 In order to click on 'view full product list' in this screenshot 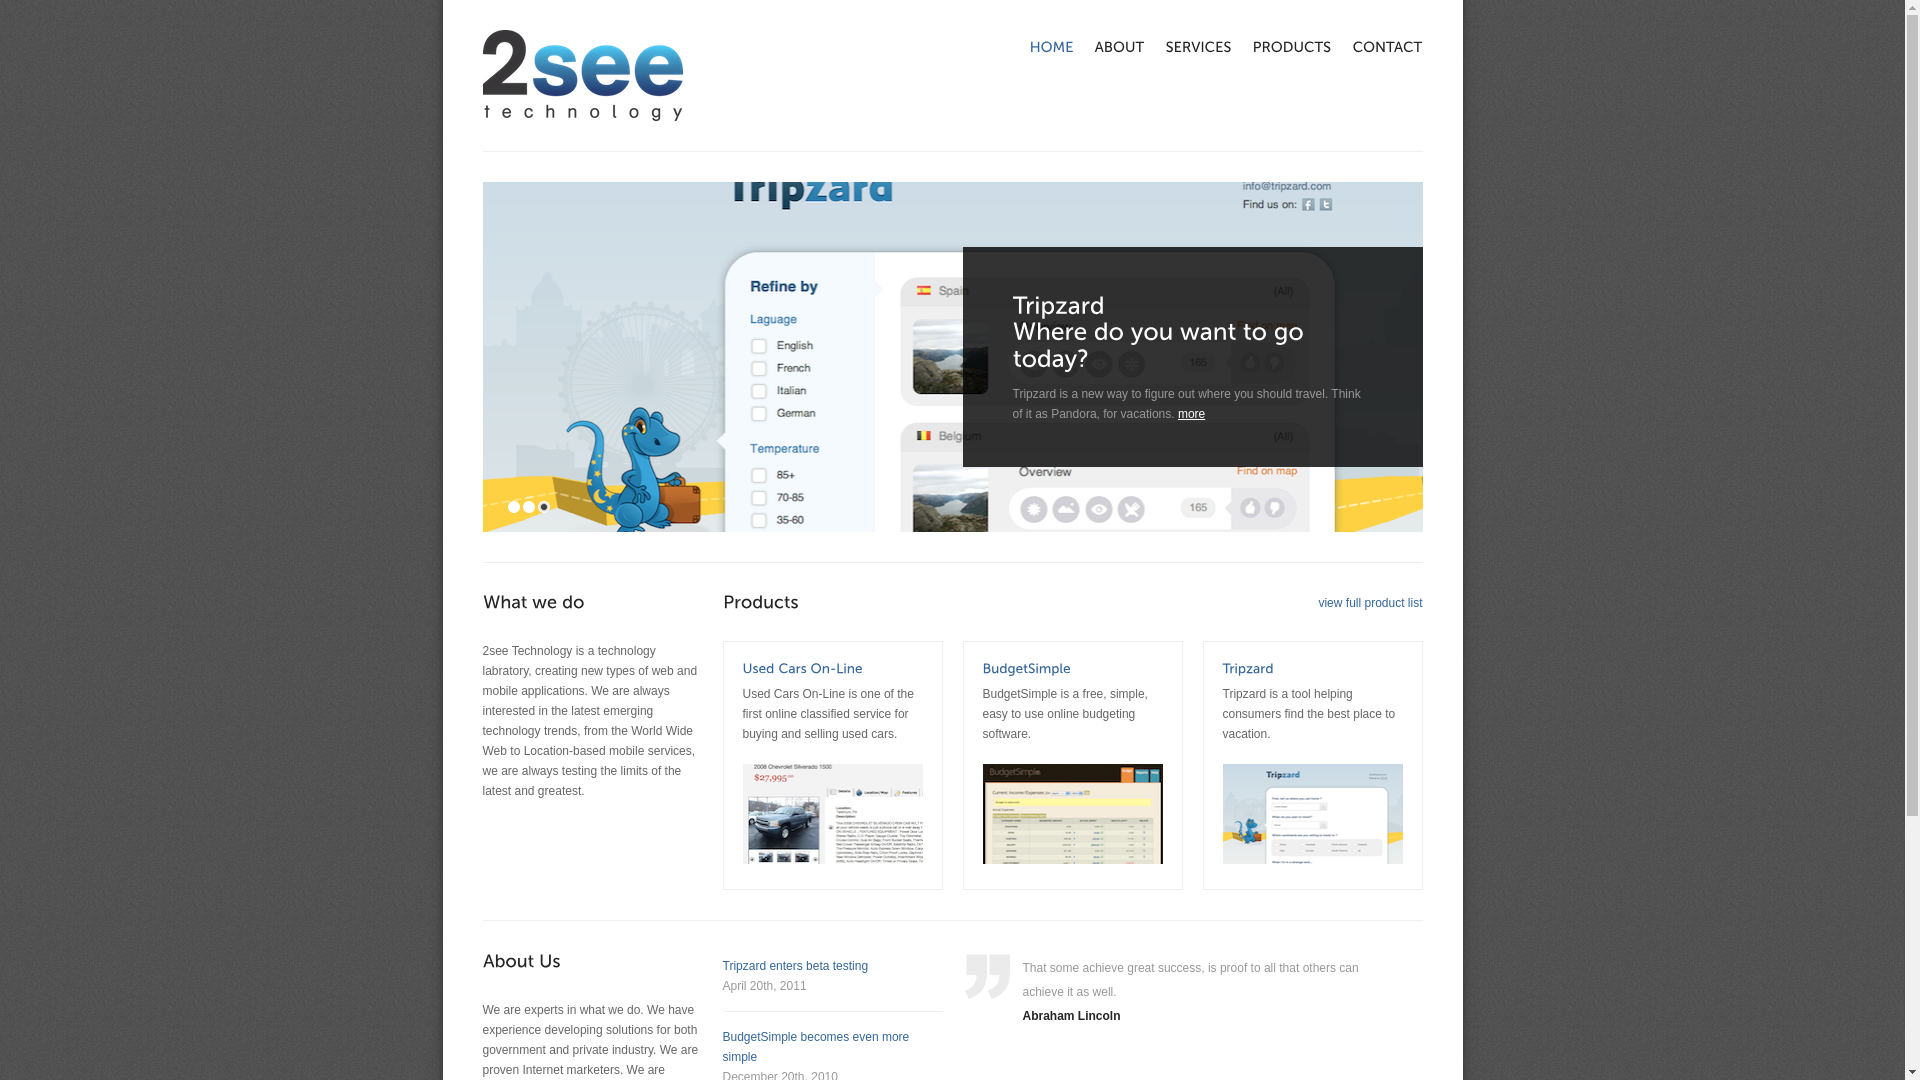, I will do `click(1368, 601)`.